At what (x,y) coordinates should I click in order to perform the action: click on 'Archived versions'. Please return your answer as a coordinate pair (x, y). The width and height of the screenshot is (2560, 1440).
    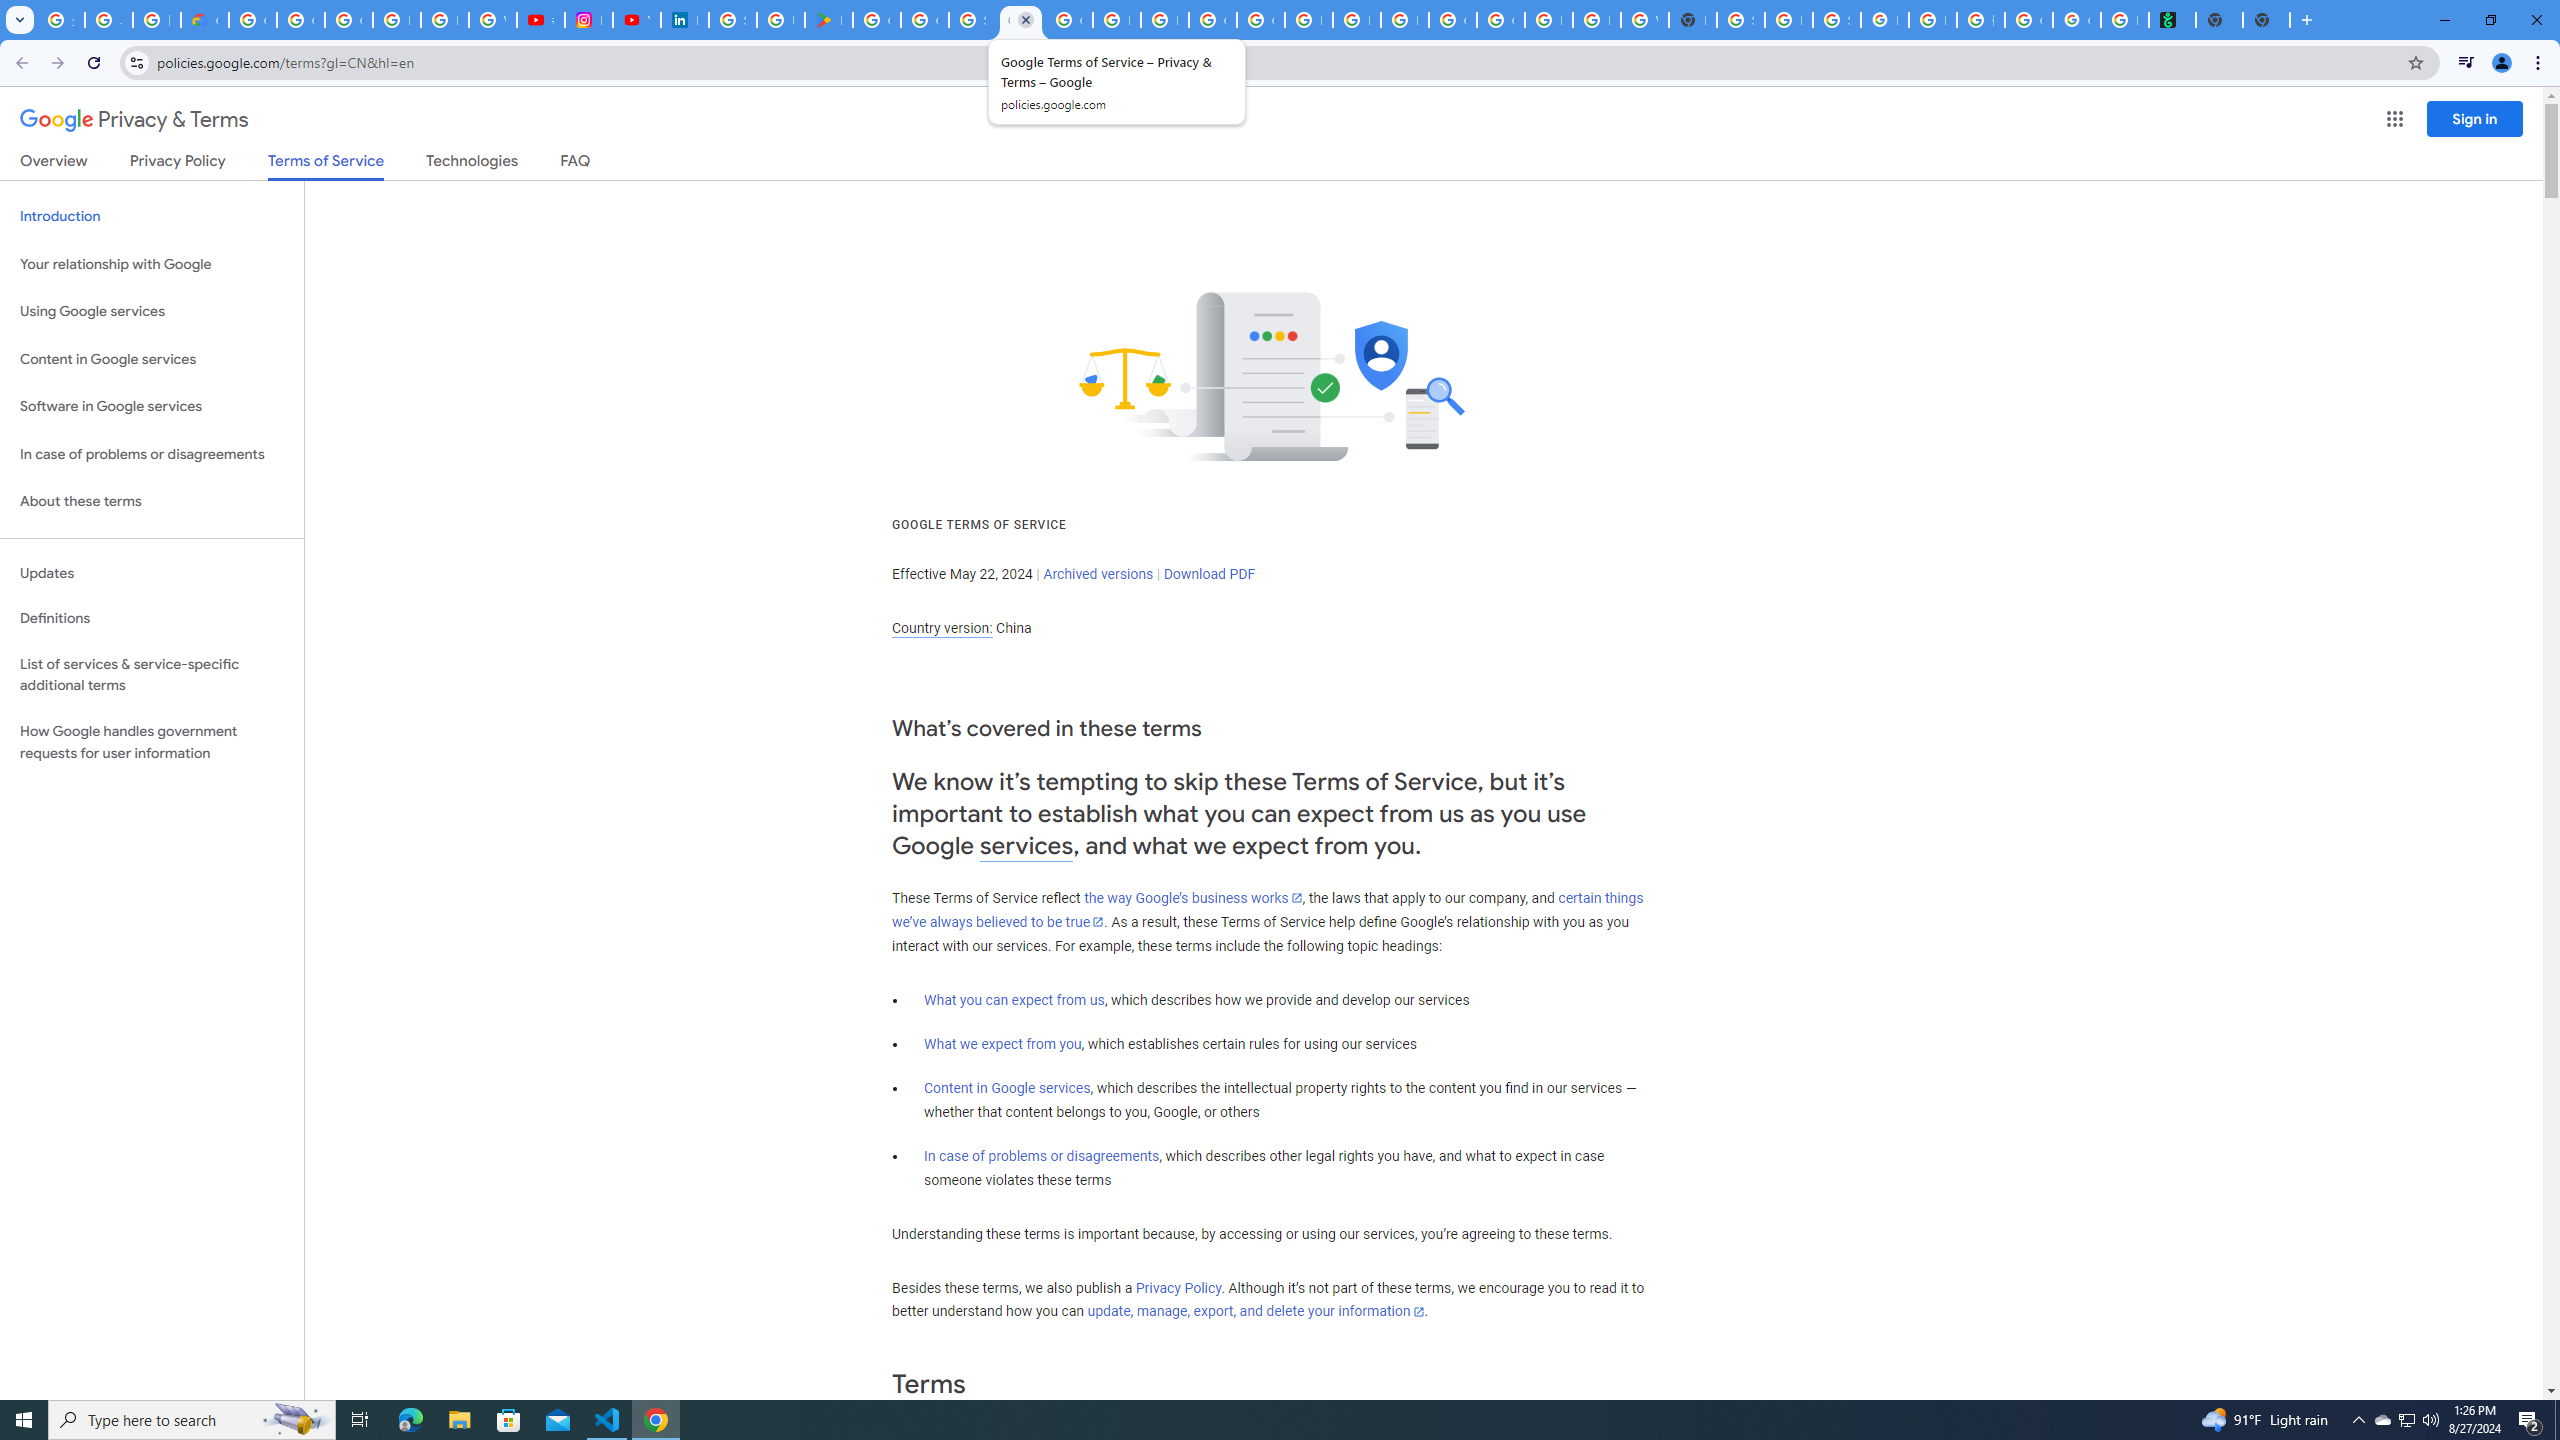
    Looking at the image, I should click on (1097, 572).